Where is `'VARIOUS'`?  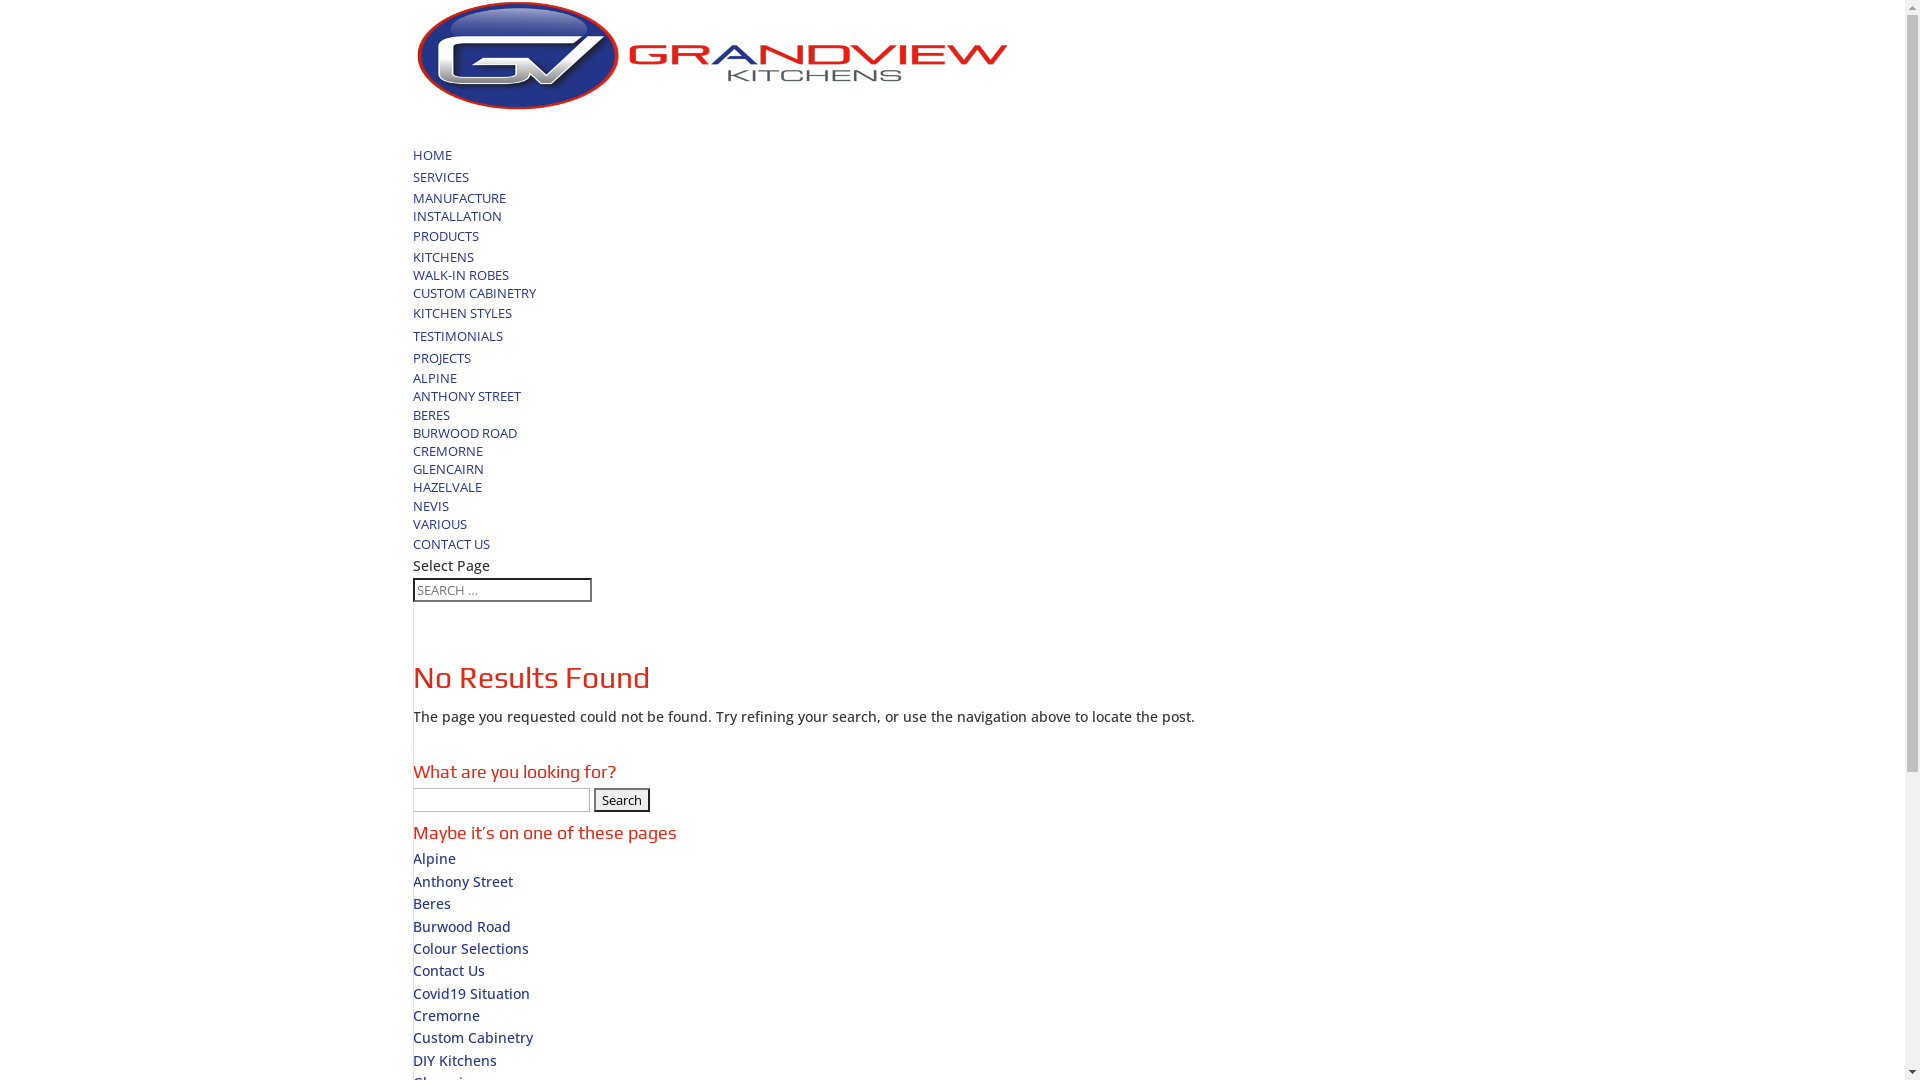 'VARIOUS' is located at coordinates (437, 523).